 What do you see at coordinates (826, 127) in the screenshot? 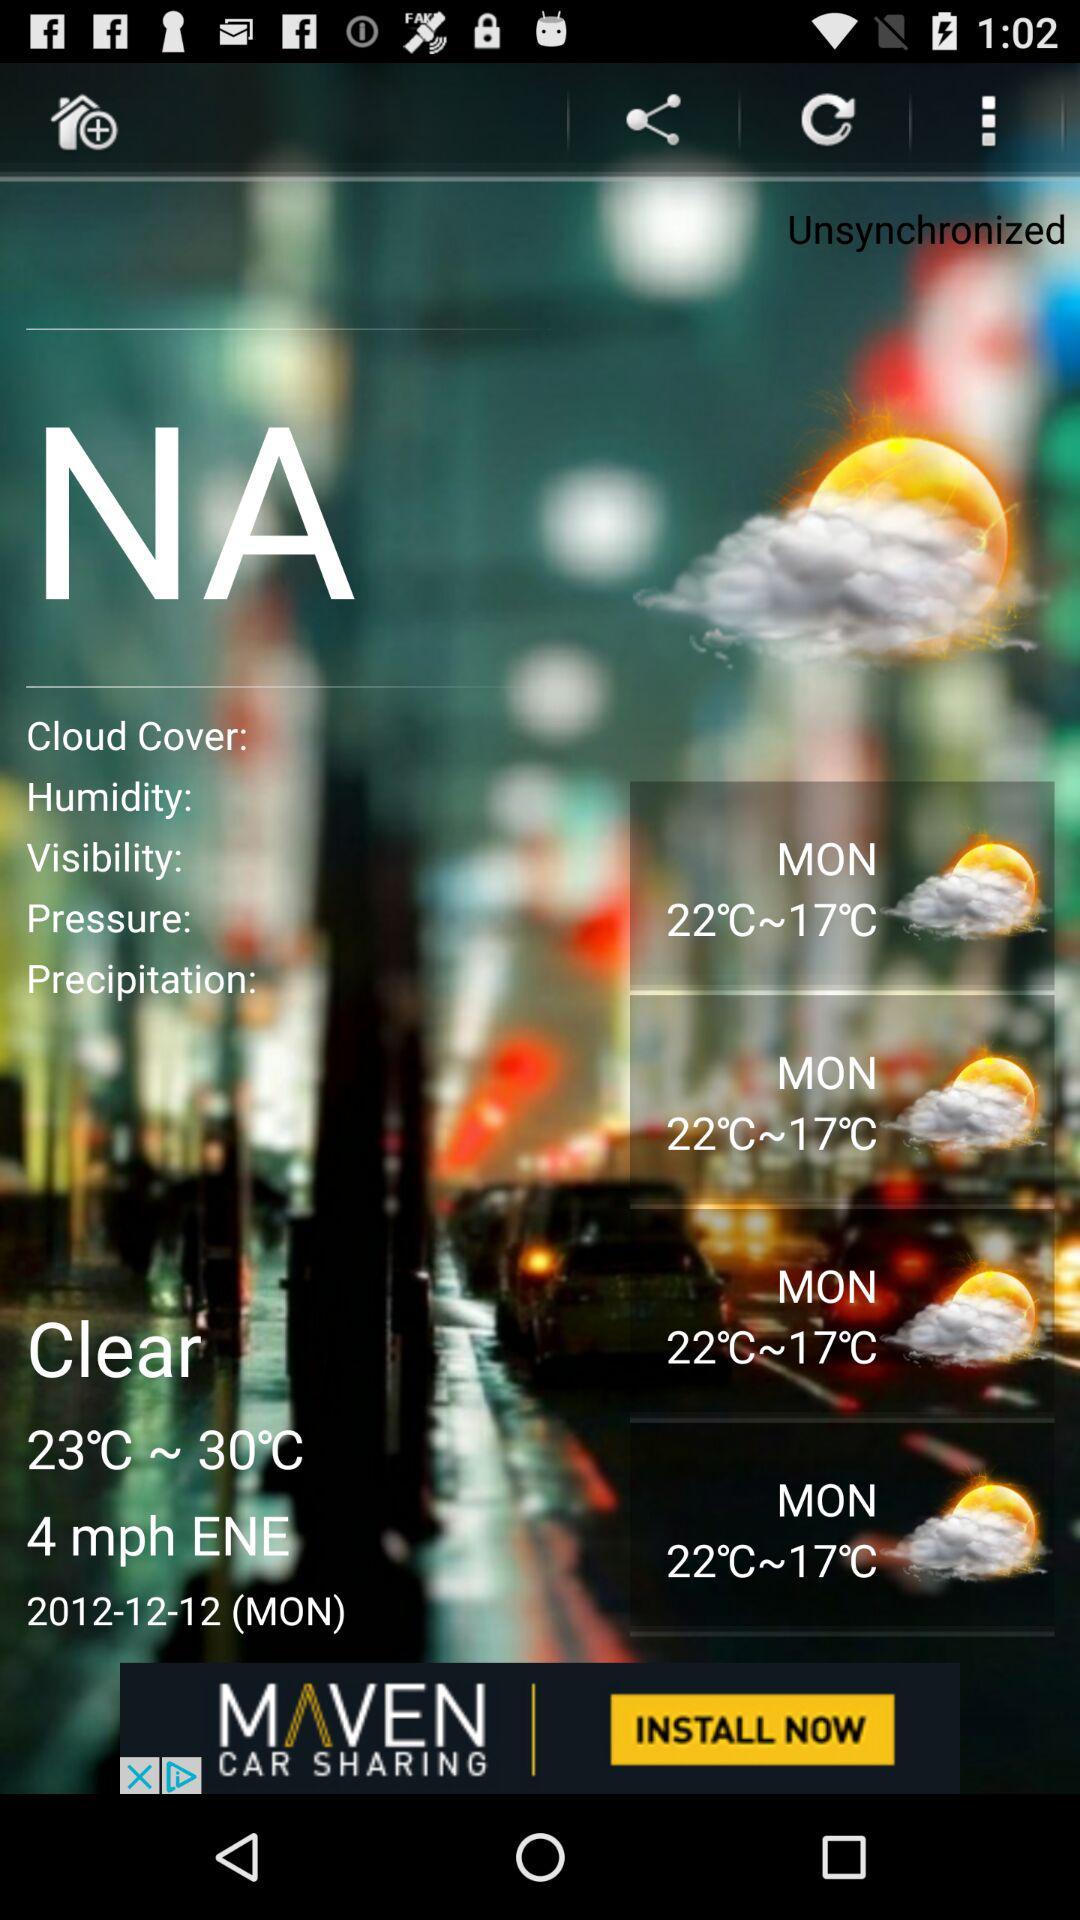
I see `the refresh icon` at bounding box center [826, 127].